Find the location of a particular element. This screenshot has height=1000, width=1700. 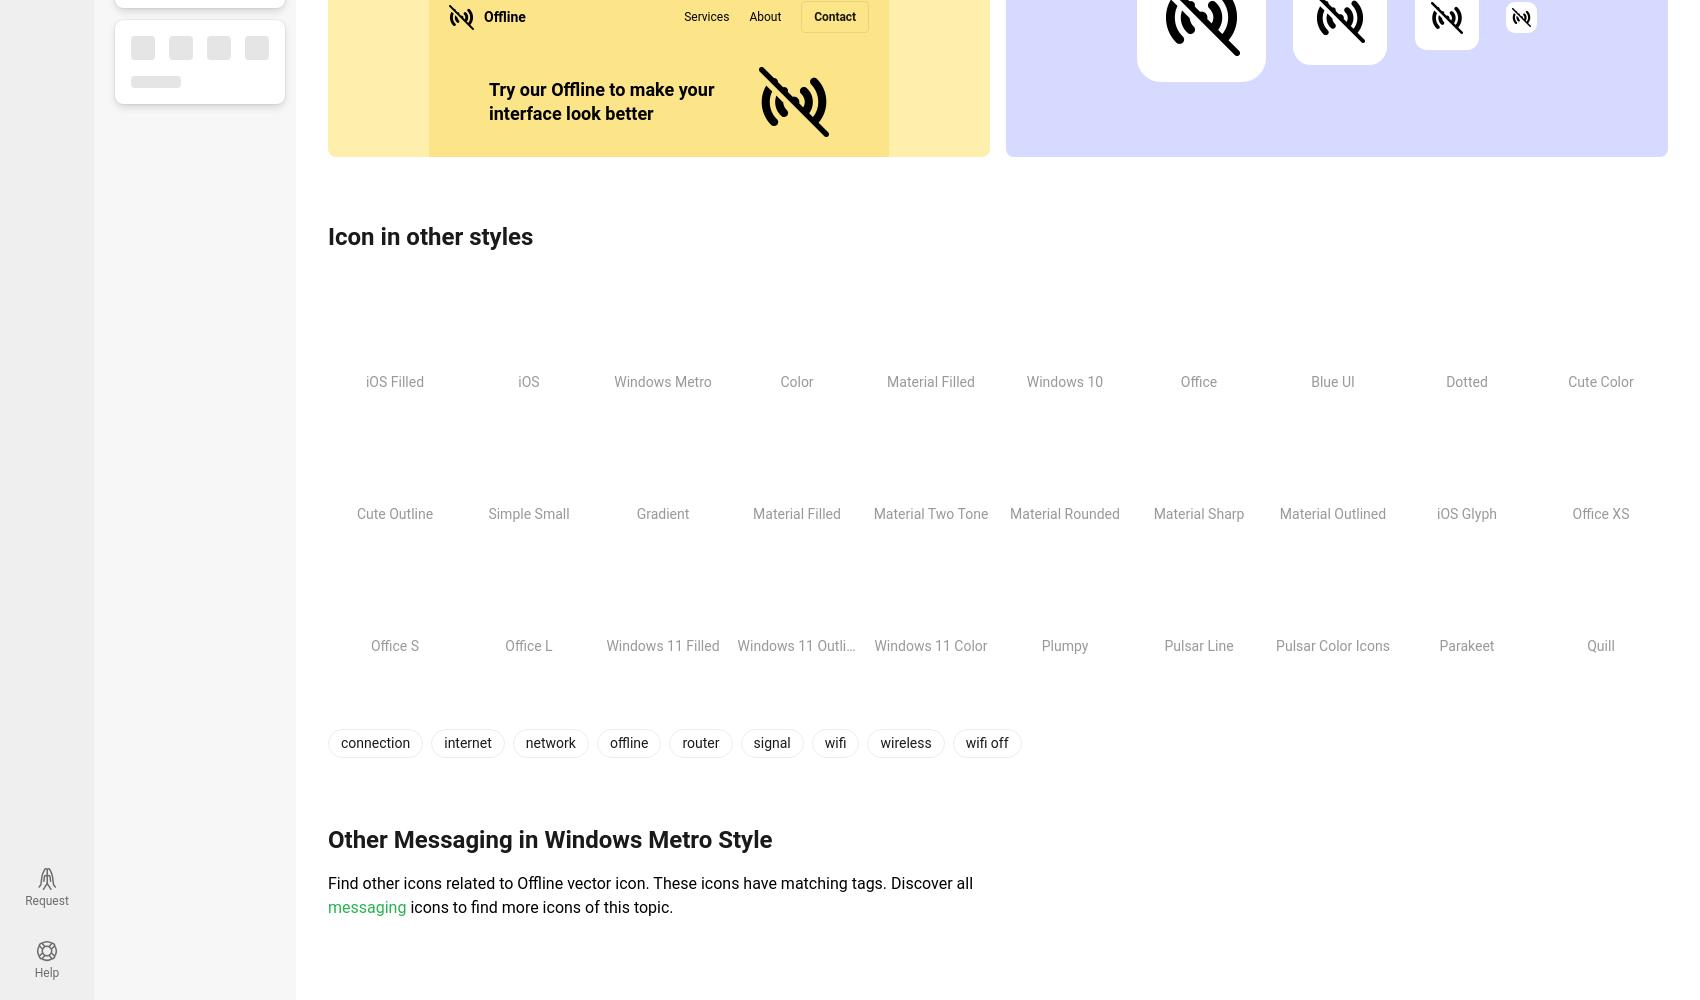

'Request' is located at coordinates (46, 901).